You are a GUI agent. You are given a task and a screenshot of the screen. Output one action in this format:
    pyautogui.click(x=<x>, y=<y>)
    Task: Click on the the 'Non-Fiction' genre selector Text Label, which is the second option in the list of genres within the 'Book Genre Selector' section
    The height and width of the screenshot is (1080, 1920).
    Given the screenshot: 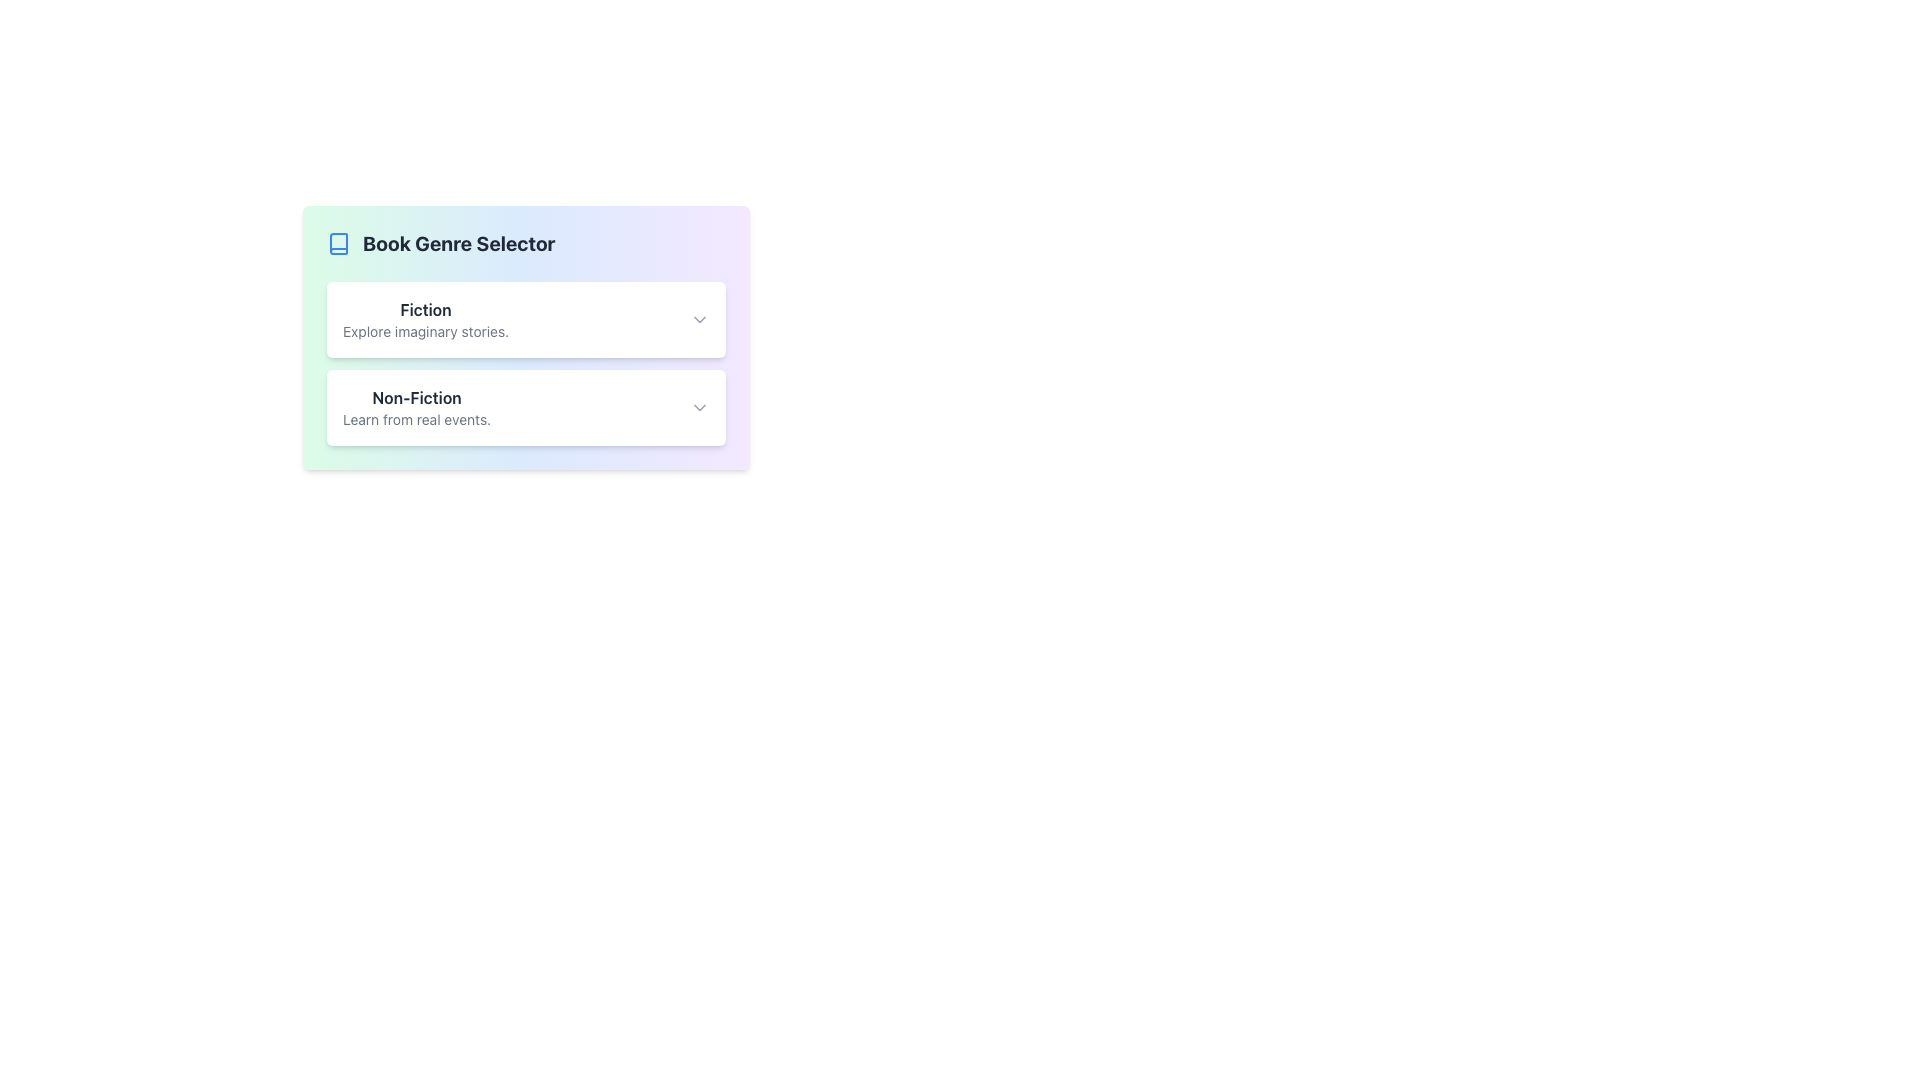 What is the action you would take?
    pyautogui.click(x=416, y=407)
    